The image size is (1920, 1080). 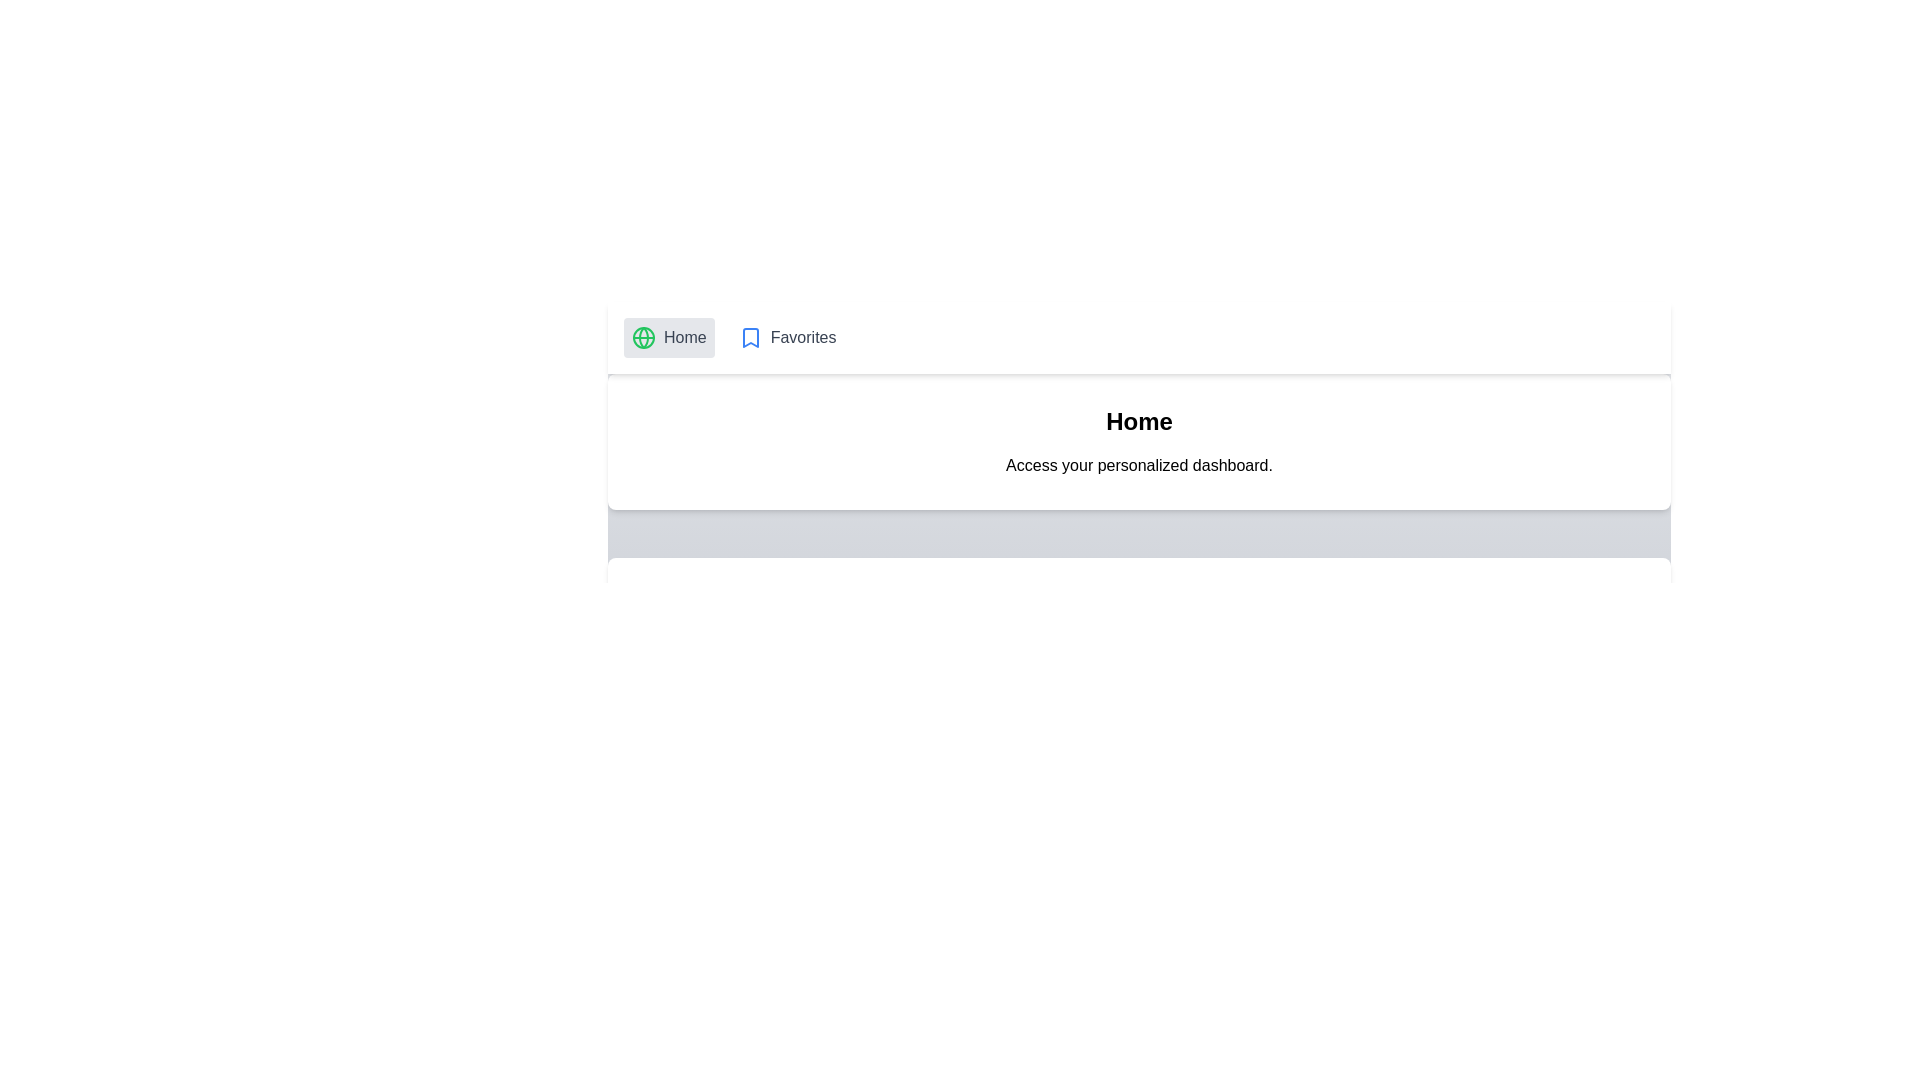 What do you see at coordinates (643, 337) in the screenshot?
I see `the globe icon representing the 'Home' section in the navigation bar, which is positioned left of the 'Home' text` at bounding box center [643, 337].